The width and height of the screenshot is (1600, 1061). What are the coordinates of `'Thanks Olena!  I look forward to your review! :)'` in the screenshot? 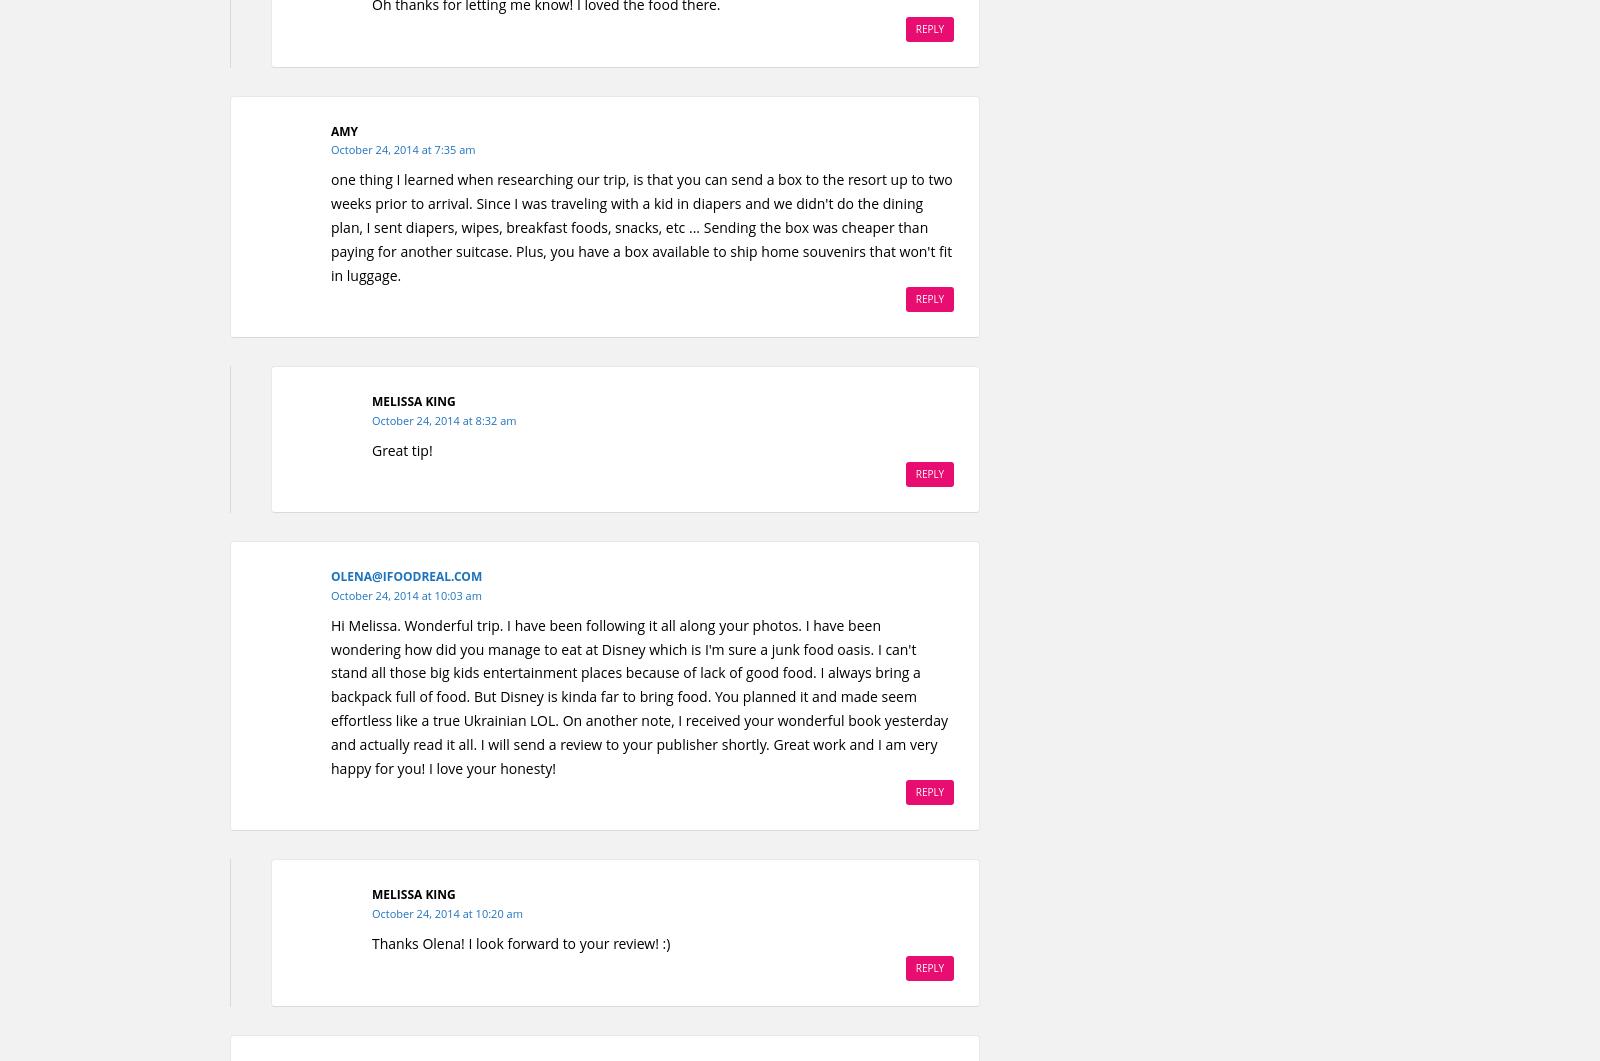 It's located at (519, 941).